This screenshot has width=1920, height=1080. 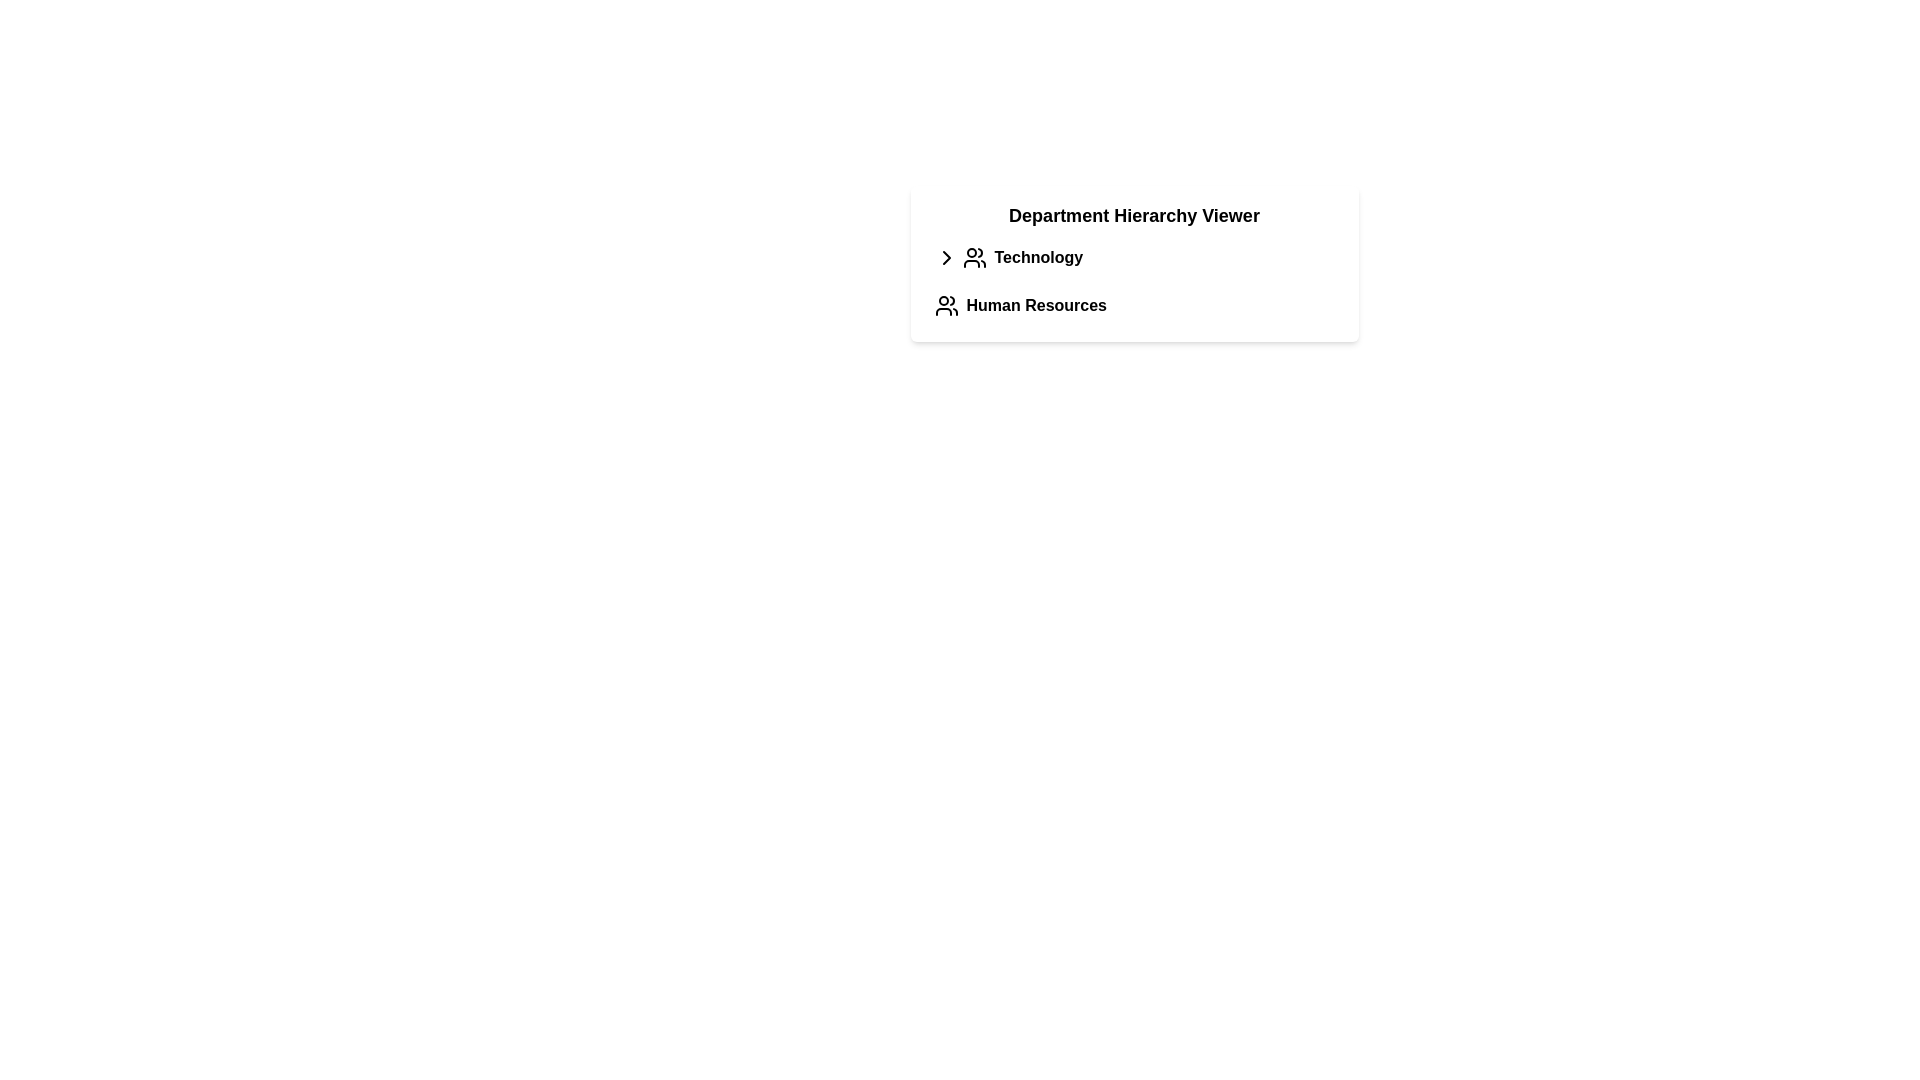 What do you see at coordinates (1038, 257) in the screenshot?
I see `the 'Technology' text label element, which is styled in bold and located above the 'Human Resources' department entry in the department hierarchy section` at bounding box center [1038, 257].